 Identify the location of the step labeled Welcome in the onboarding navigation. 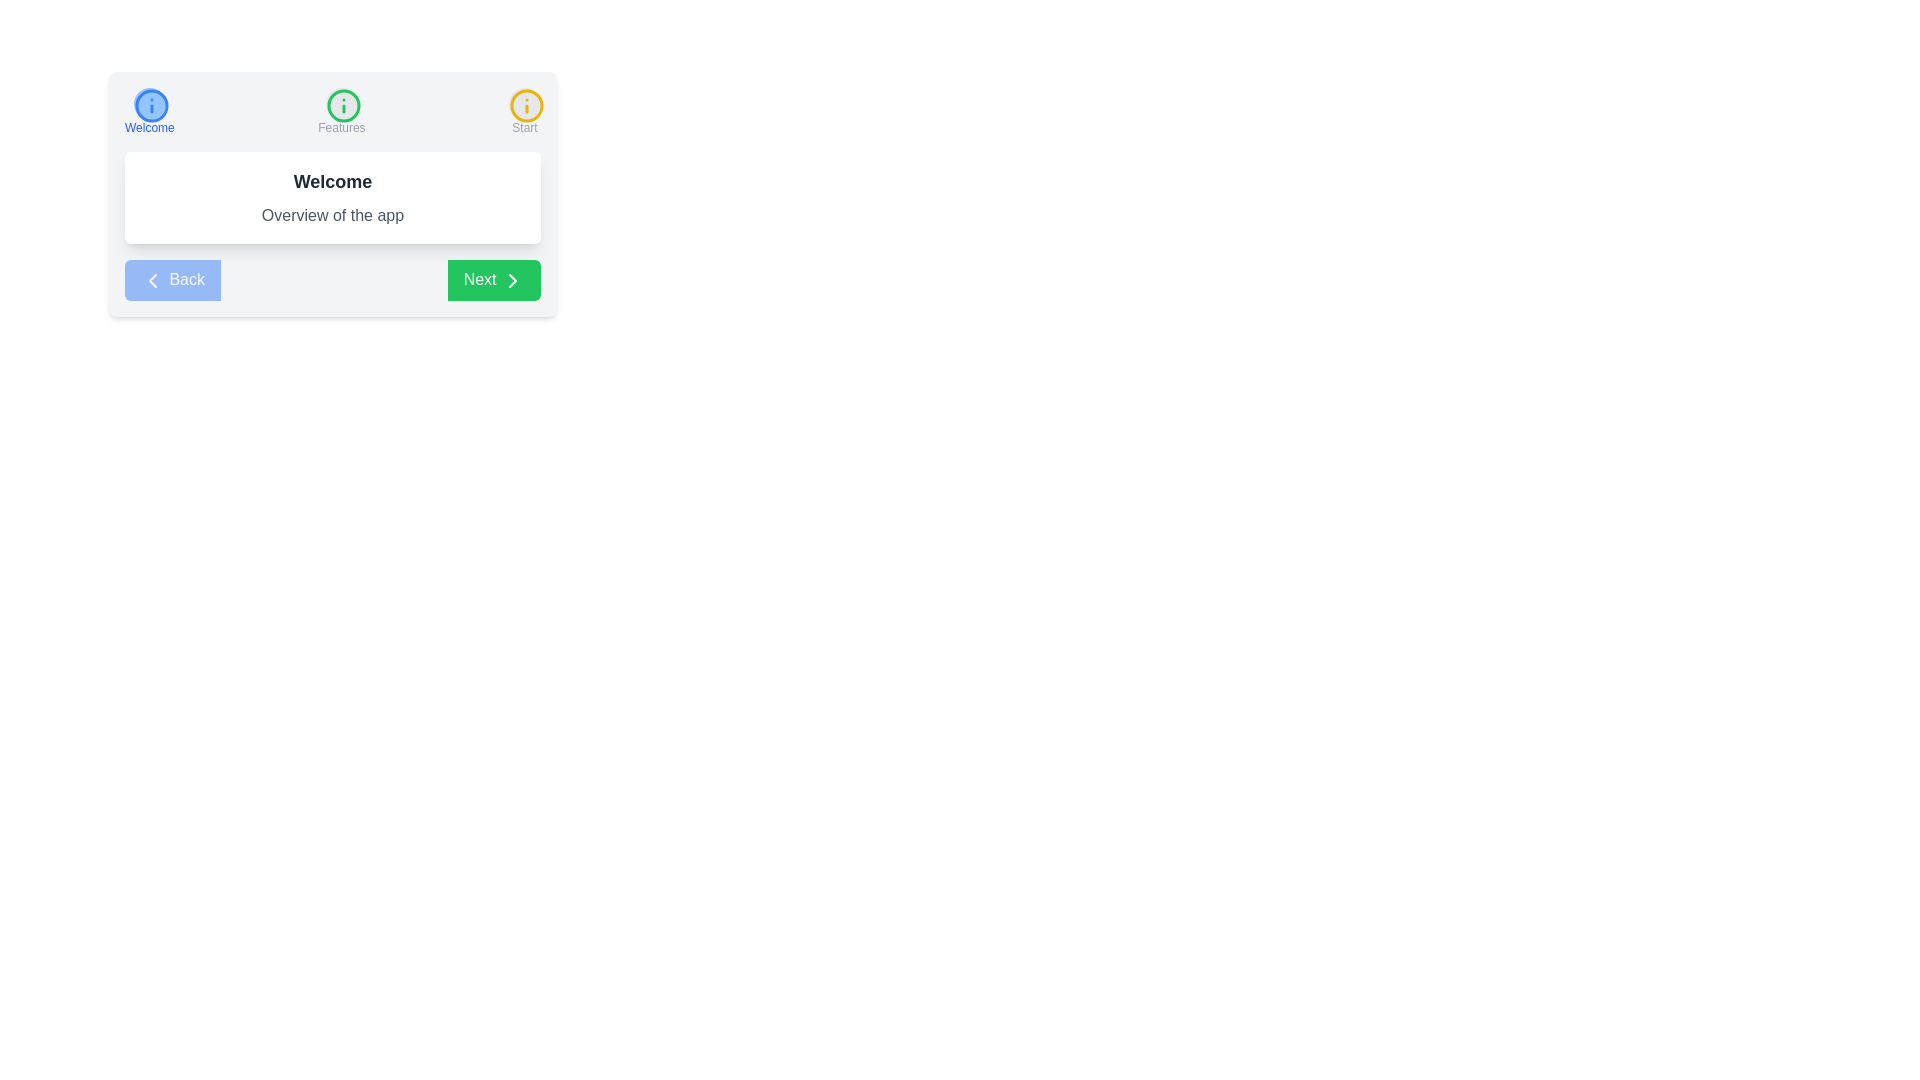
(148, 111).